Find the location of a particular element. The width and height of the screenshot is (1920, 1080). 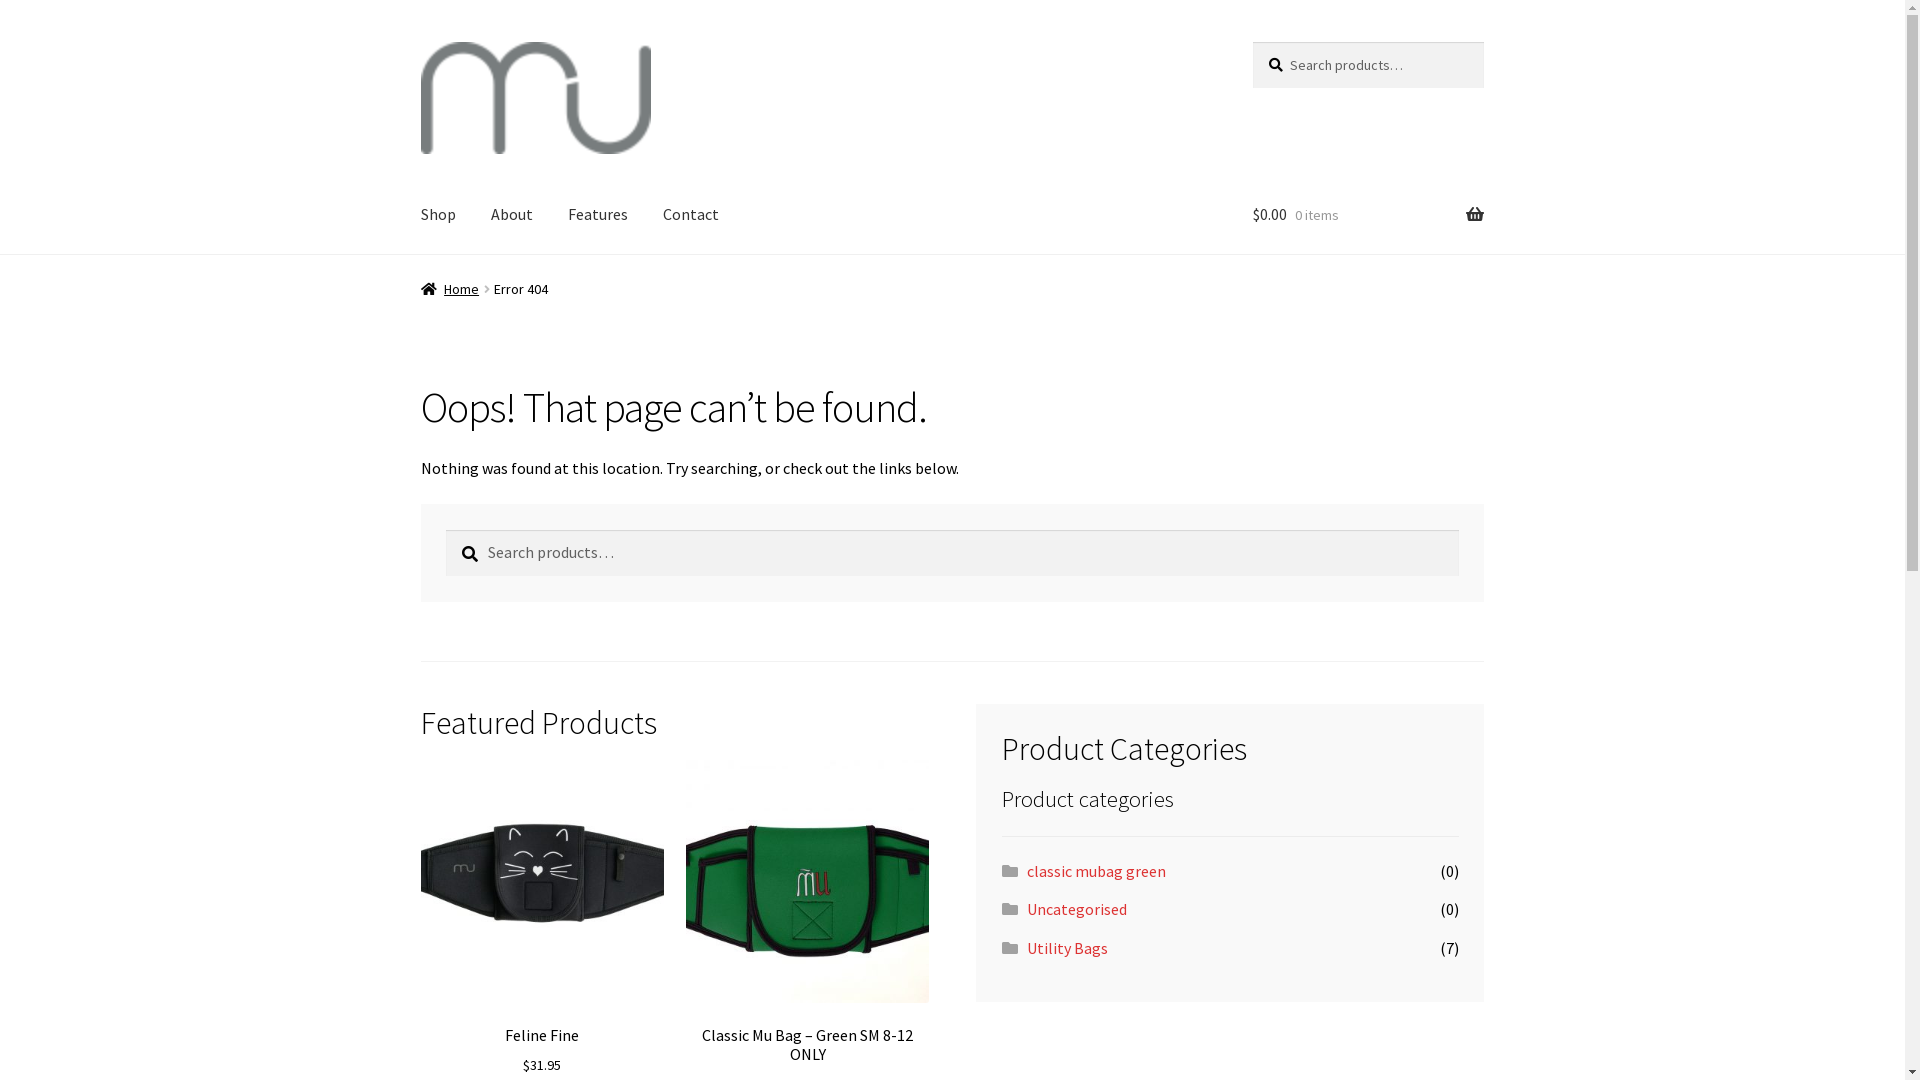

'Skip to navigation' is located at coordinates (419, 41).